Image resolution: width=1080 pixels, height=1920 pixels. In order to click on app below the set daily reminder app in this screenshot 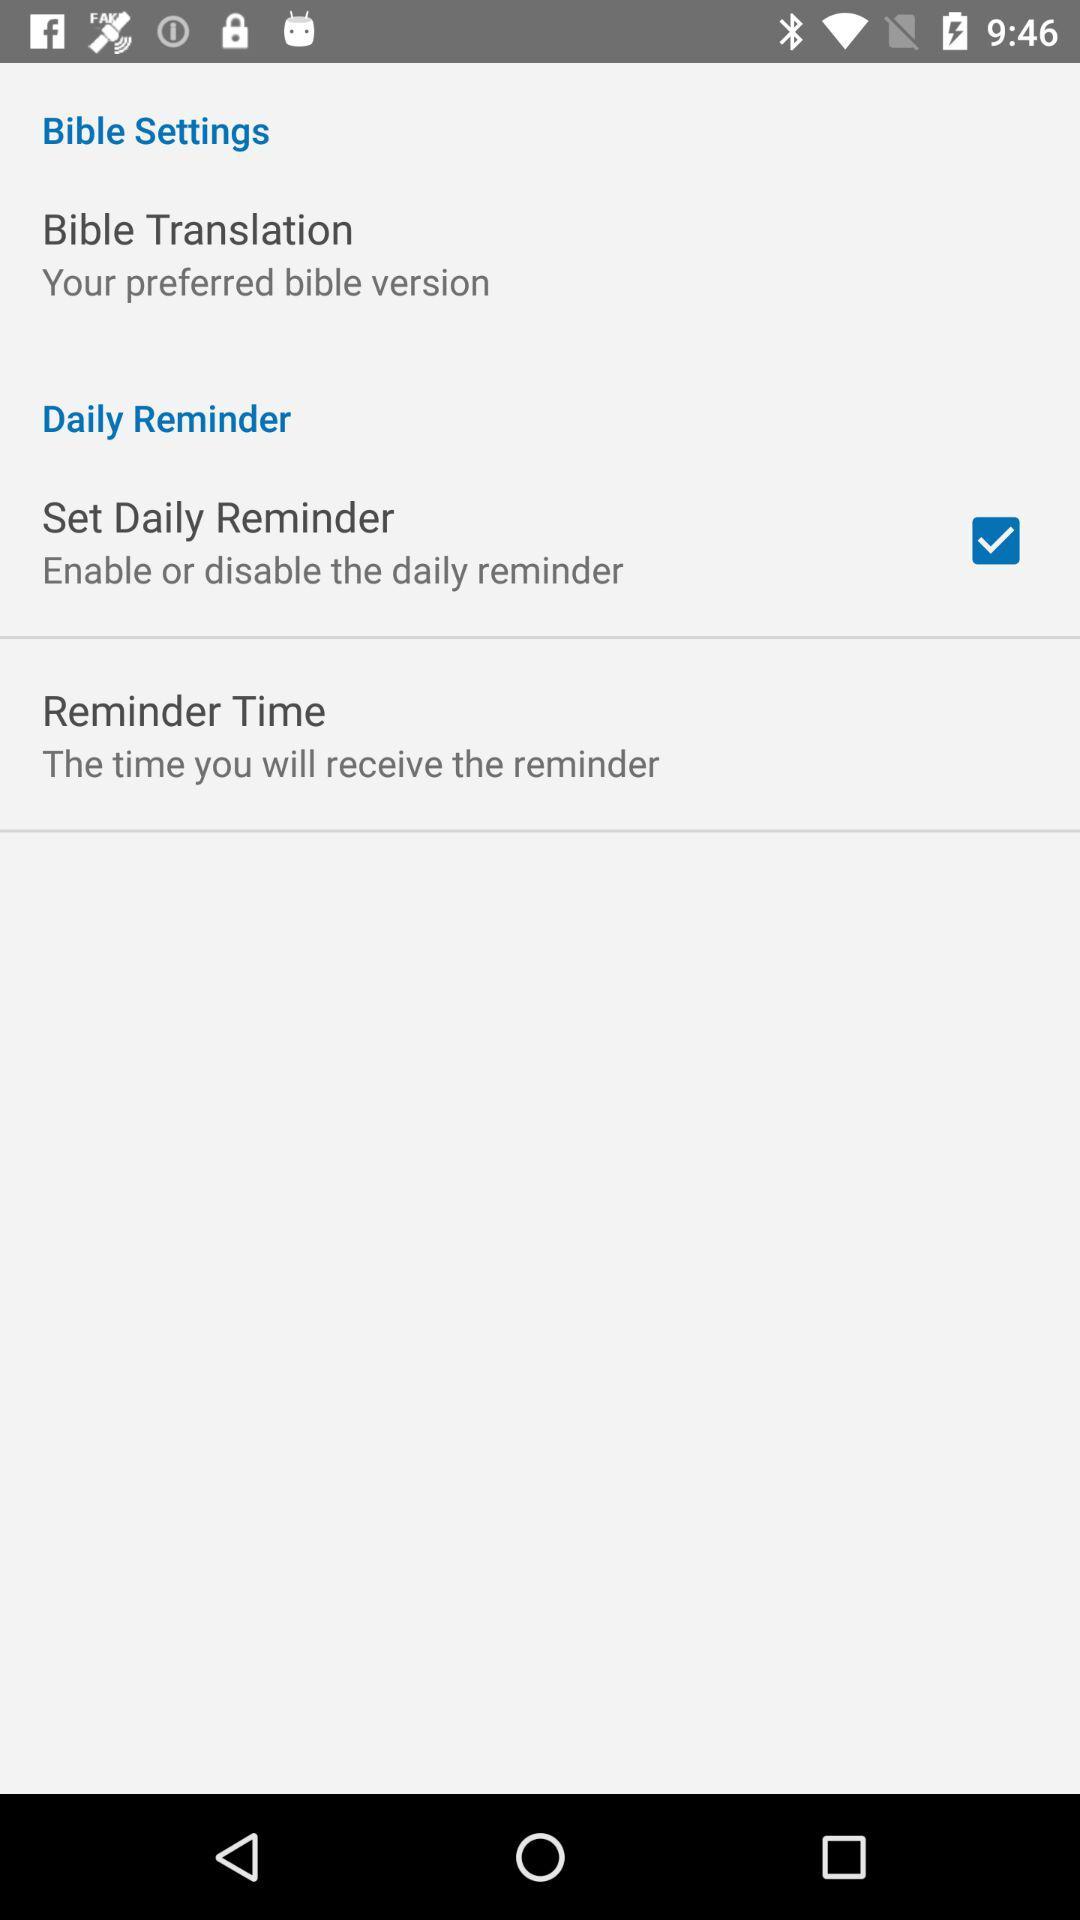, I will do `click(331, 568)`.